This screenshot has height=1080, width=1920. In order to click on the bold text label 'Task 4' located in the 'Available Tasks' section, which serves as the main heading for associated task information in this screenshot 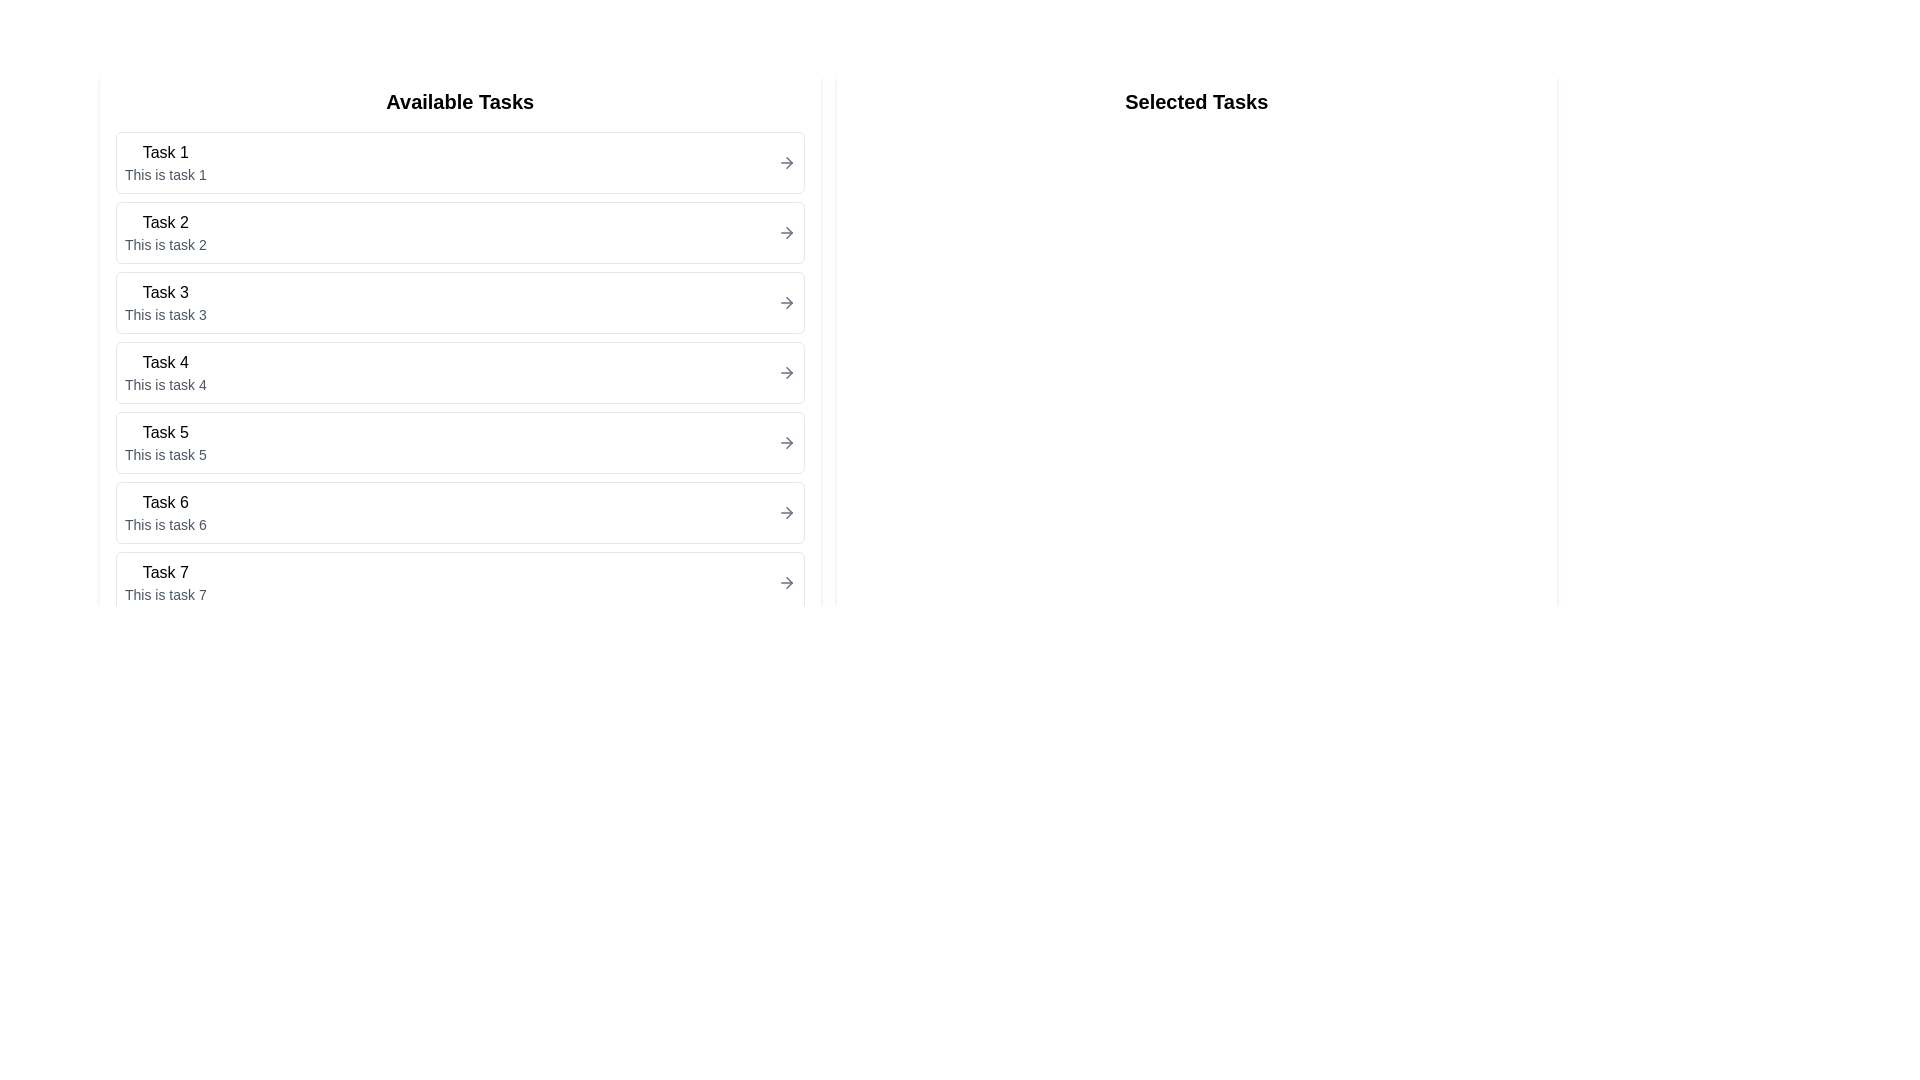, I will do `click(165, 362)`.